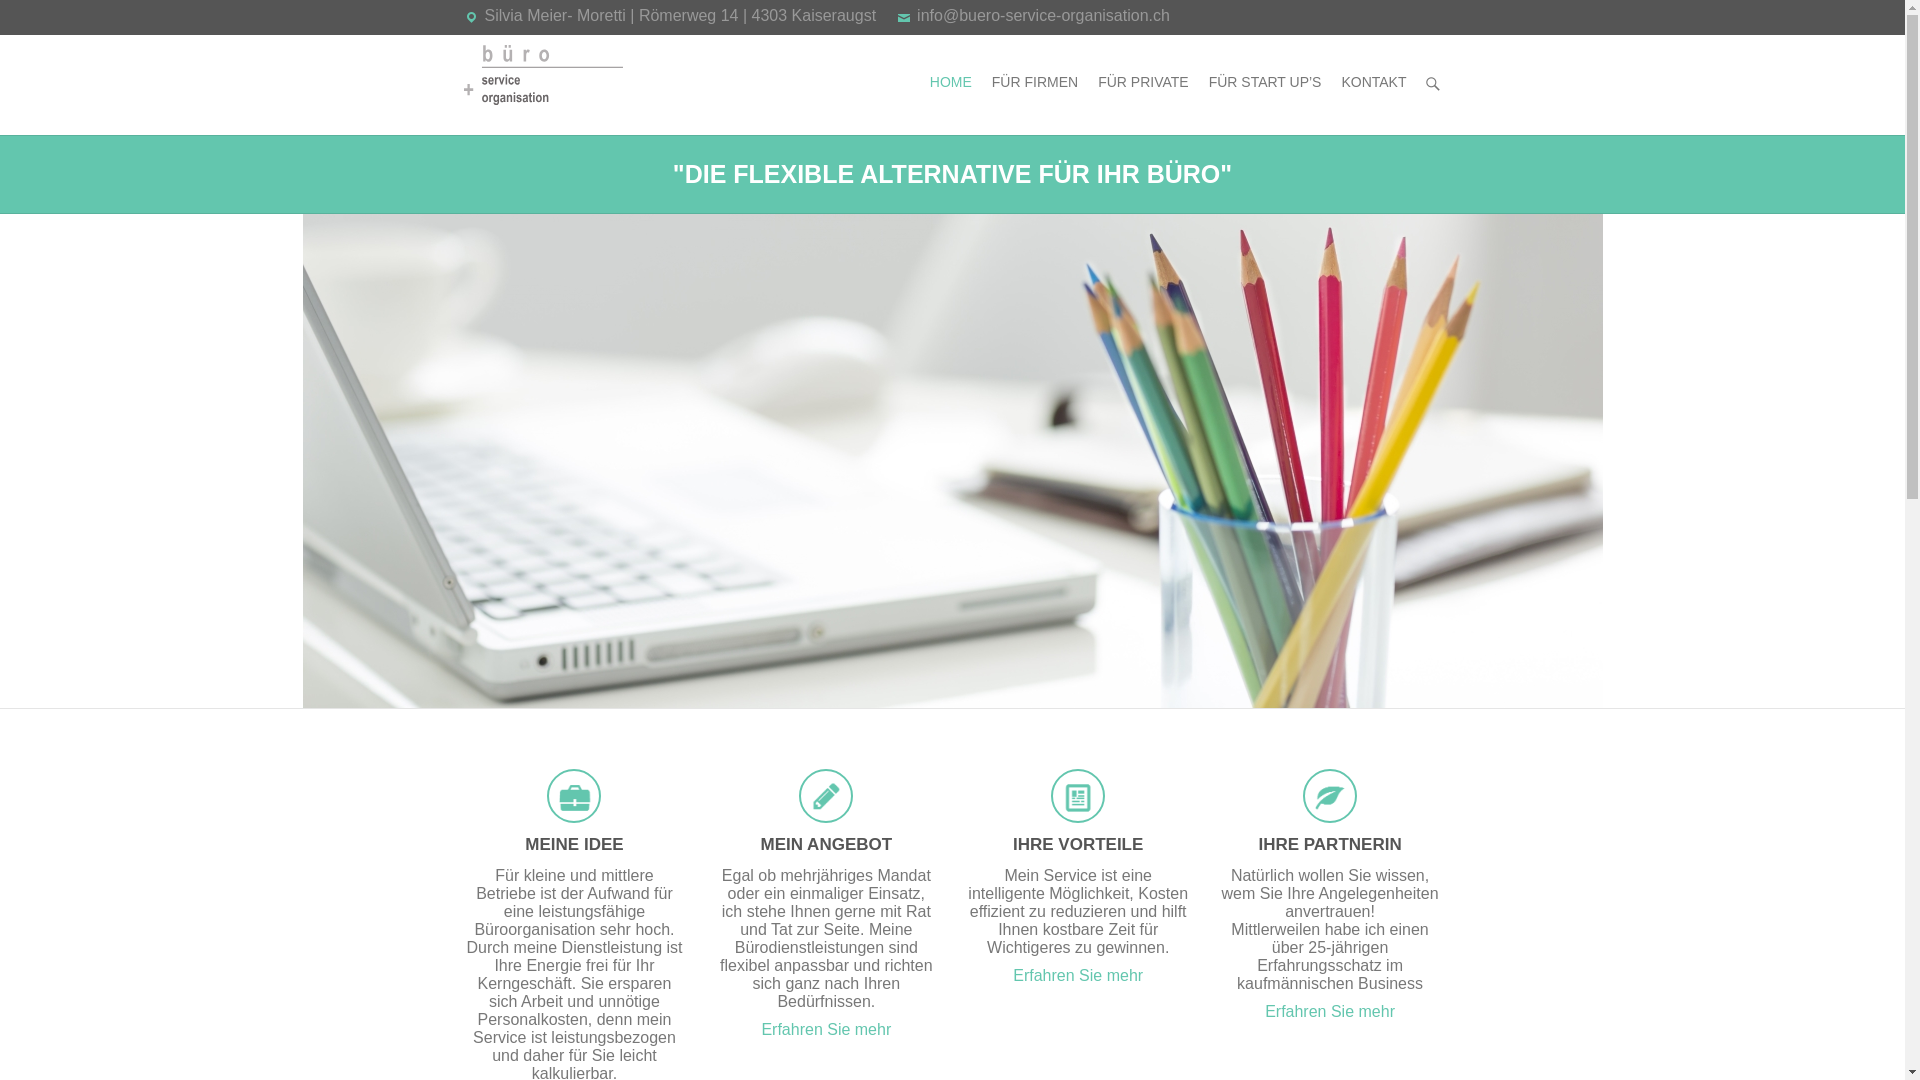  I want to click on 'HOME', so click(929, 83).